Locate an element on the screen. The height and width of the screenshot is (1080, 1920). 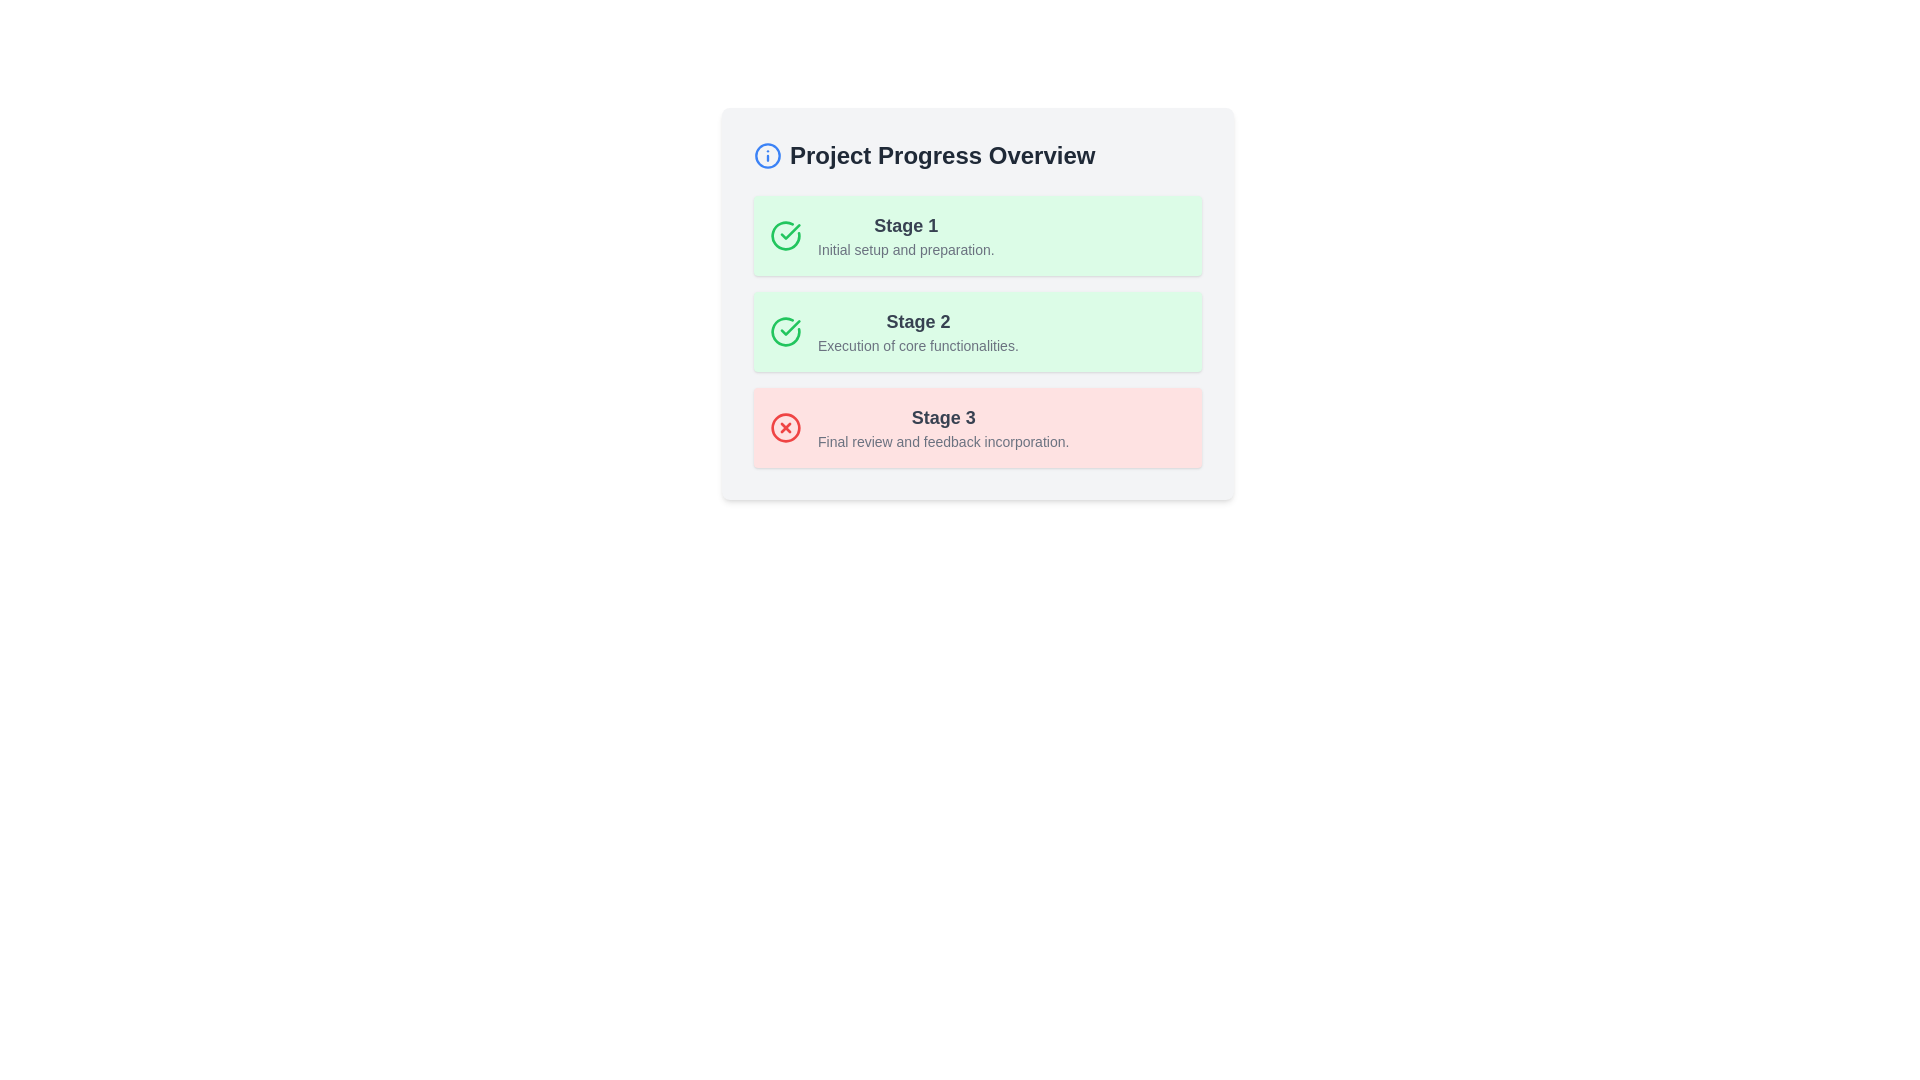
the text label displaying 'Initial setup and preparation.' which is located below the 'Stage 1' header in the first progress stage card is located at coordinates (905, 249).